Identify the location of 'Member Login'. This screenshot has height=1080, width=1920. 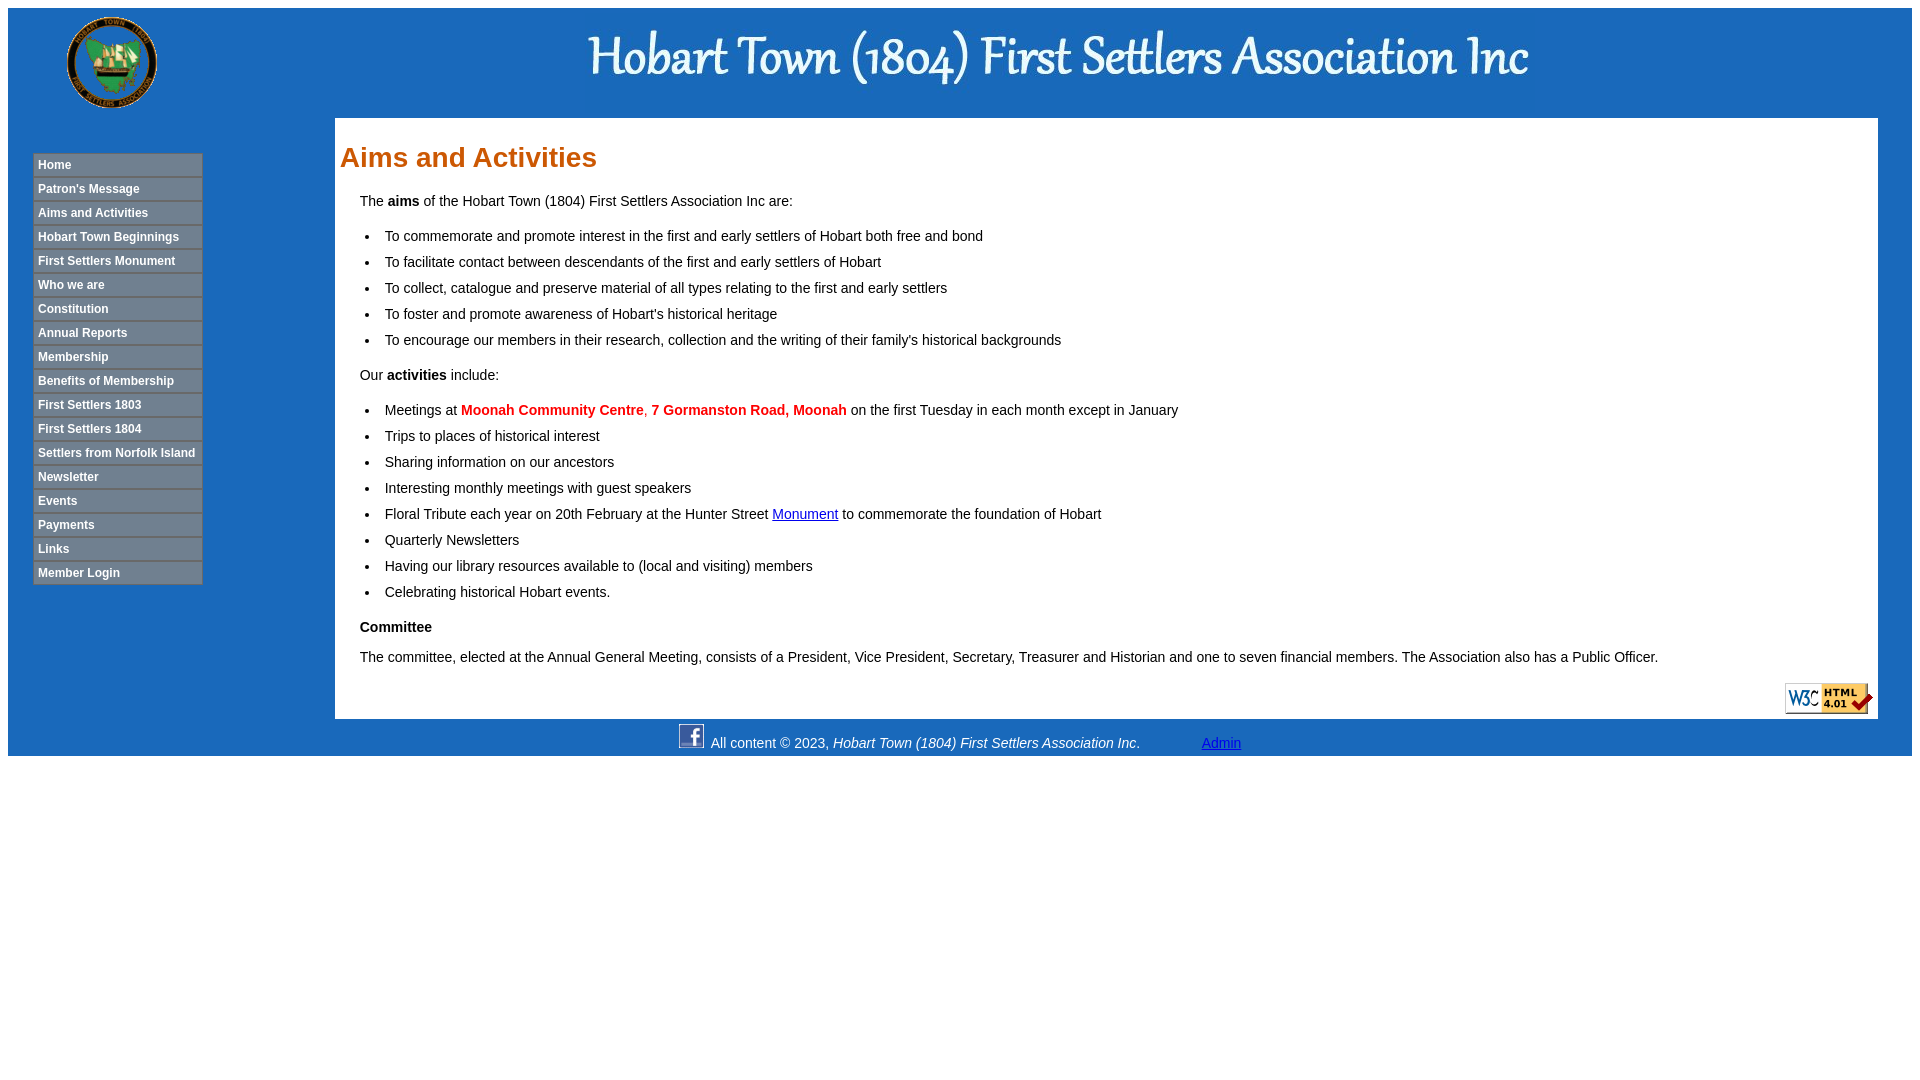
(117, 573).